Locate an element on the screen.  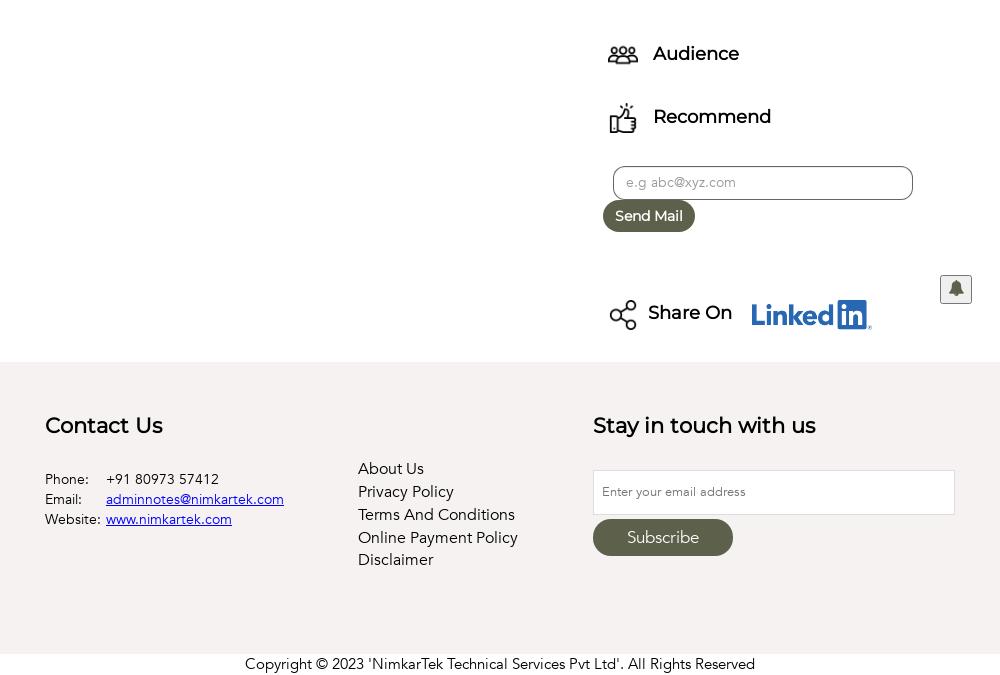
'adminnotes@nimkartek.com' is located at coordinates (194, 497).